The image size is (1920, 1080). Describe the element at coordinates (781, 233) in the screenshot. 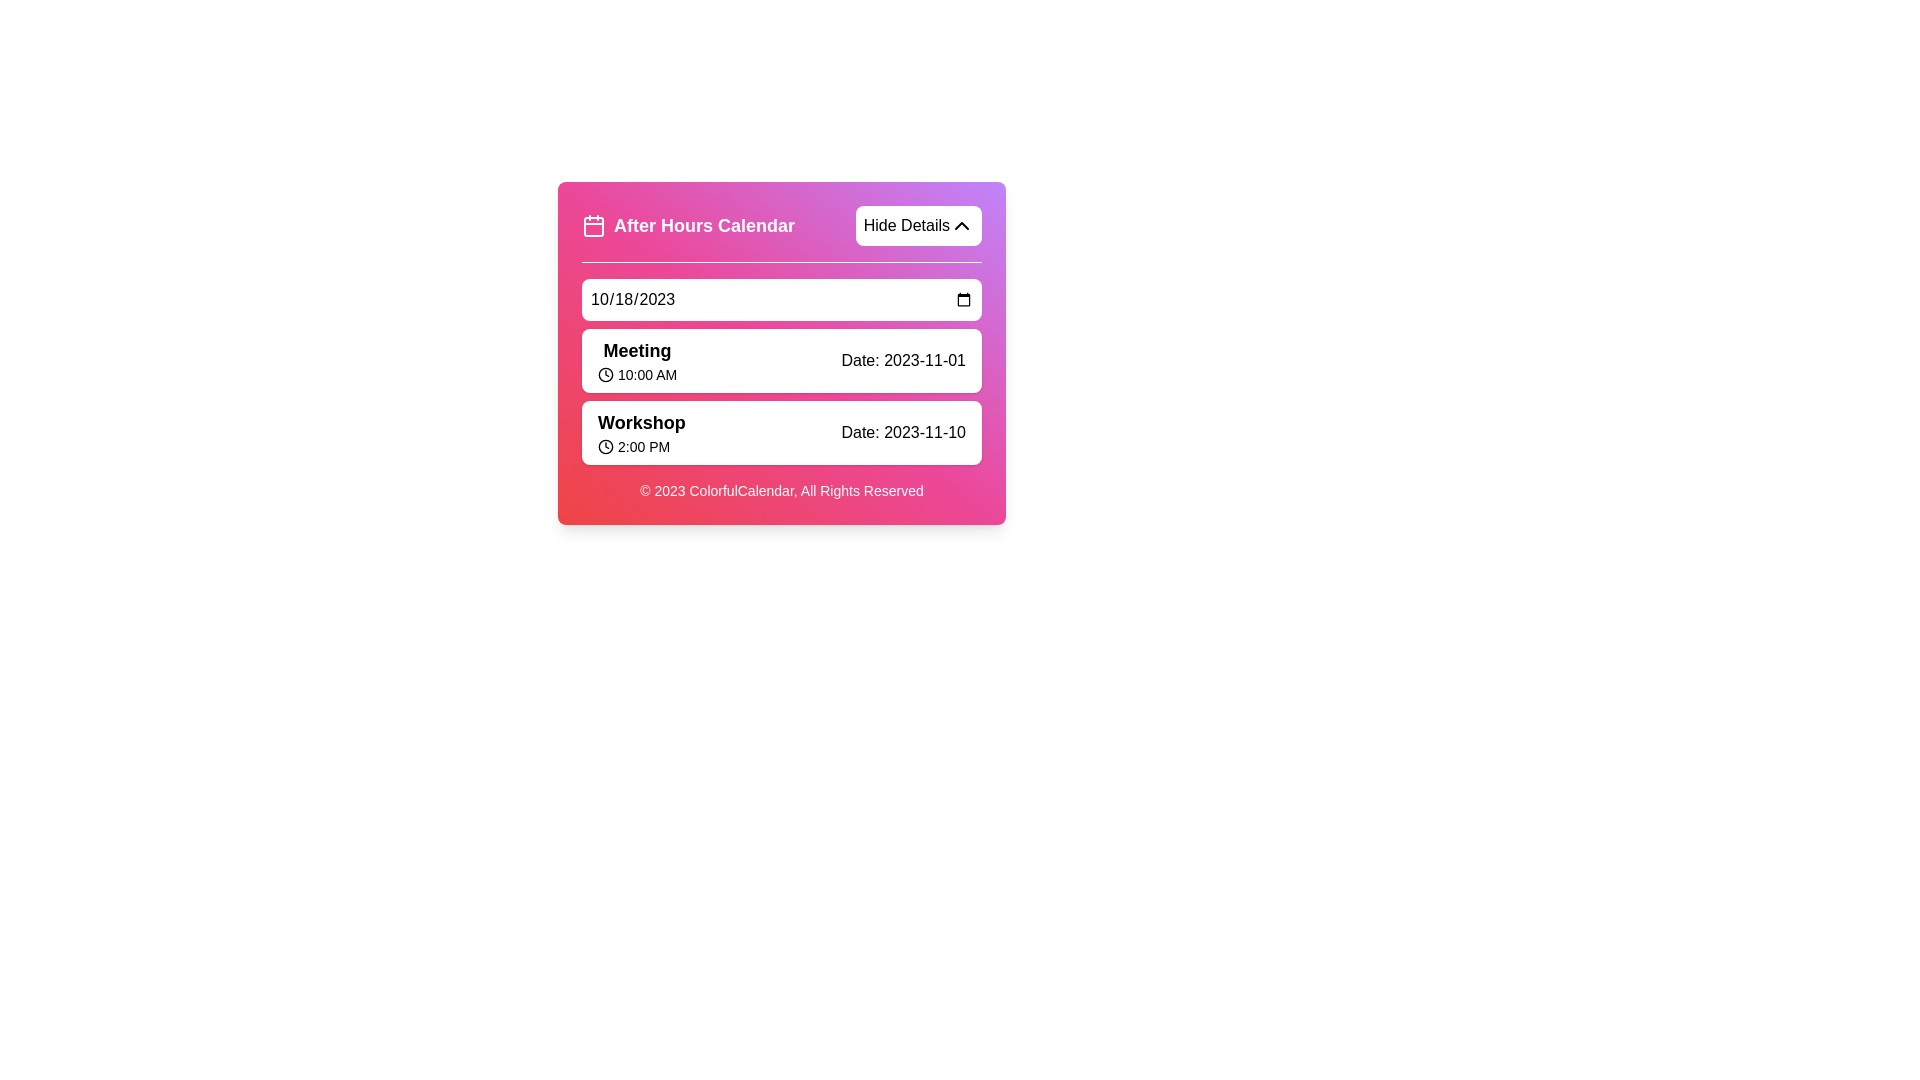

I see `the 'Hide Details' button located on the right side of the header bar, which has a gradient background and contains the text 'After Hours Calendar' on the left` at that location.